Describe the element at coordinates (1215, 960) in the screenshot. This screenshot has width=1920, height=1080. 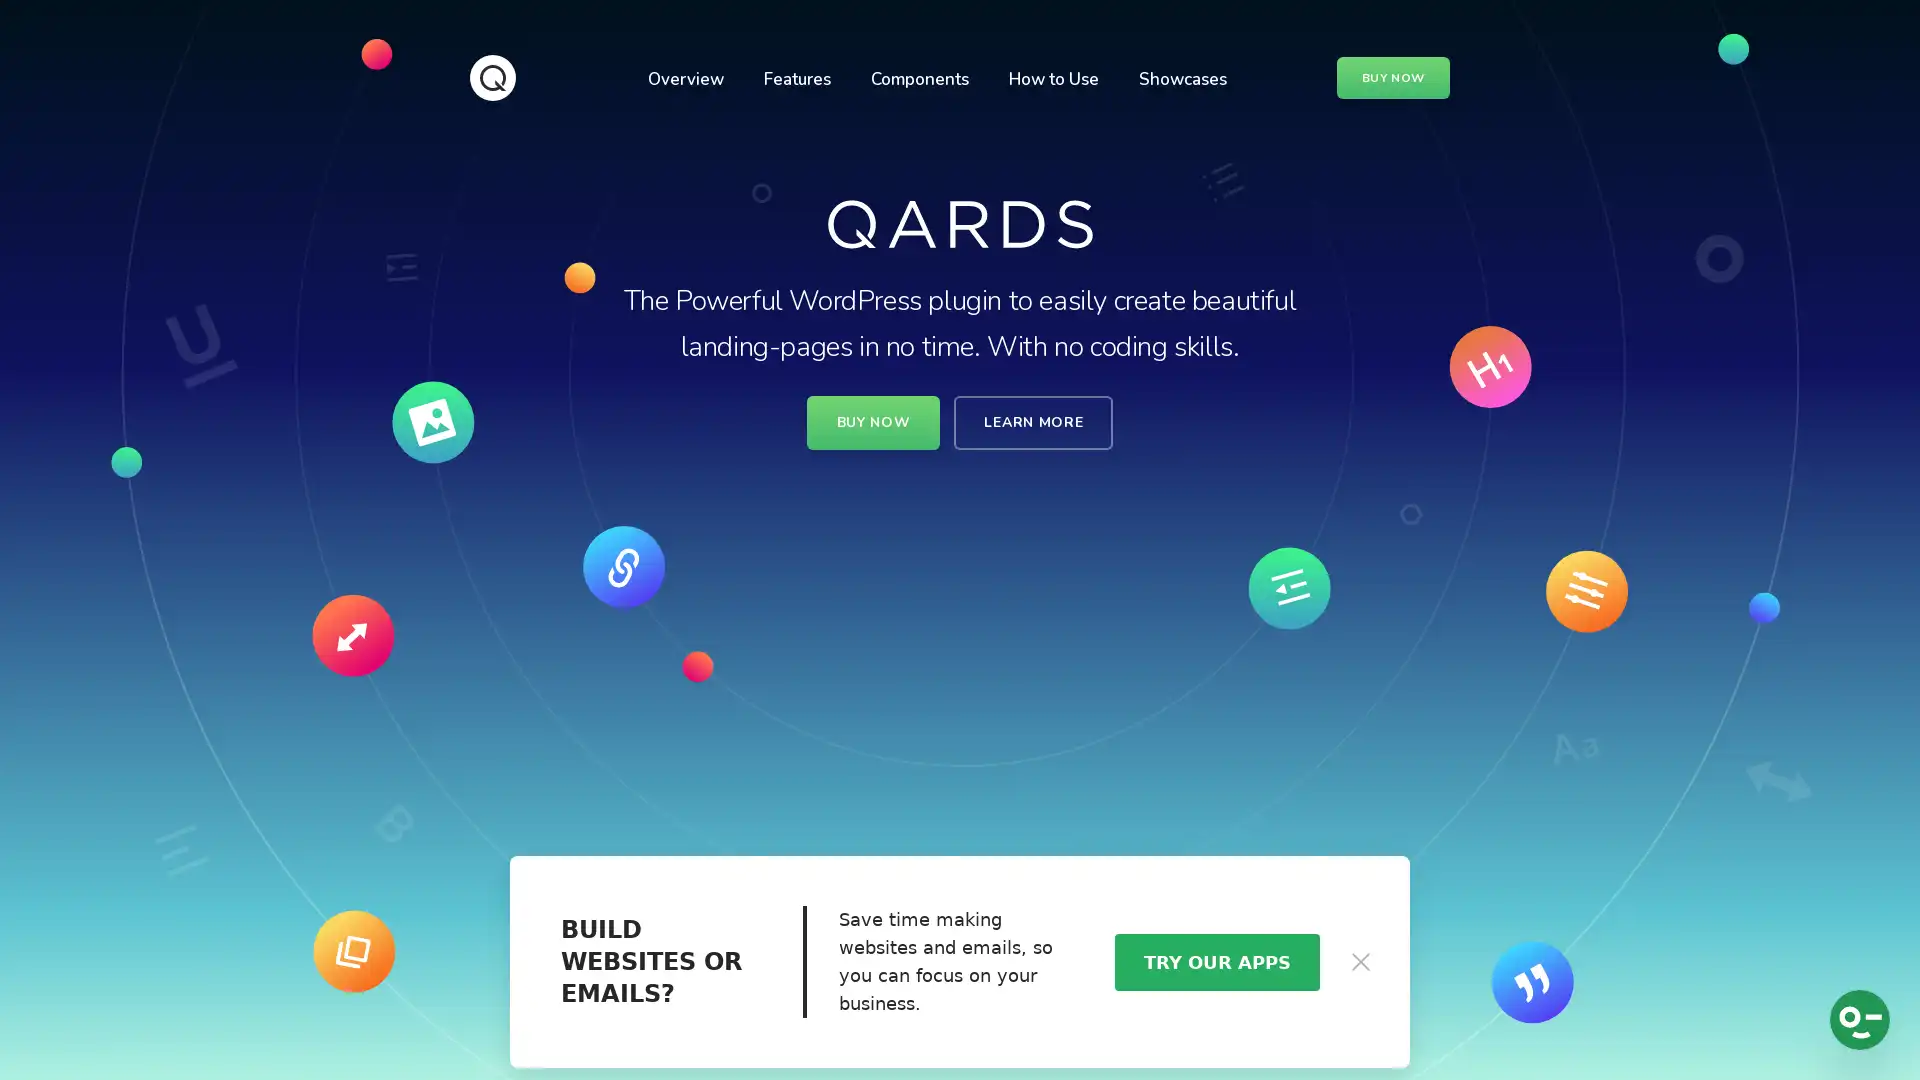
I see `TRY OUR APPS` at that location.